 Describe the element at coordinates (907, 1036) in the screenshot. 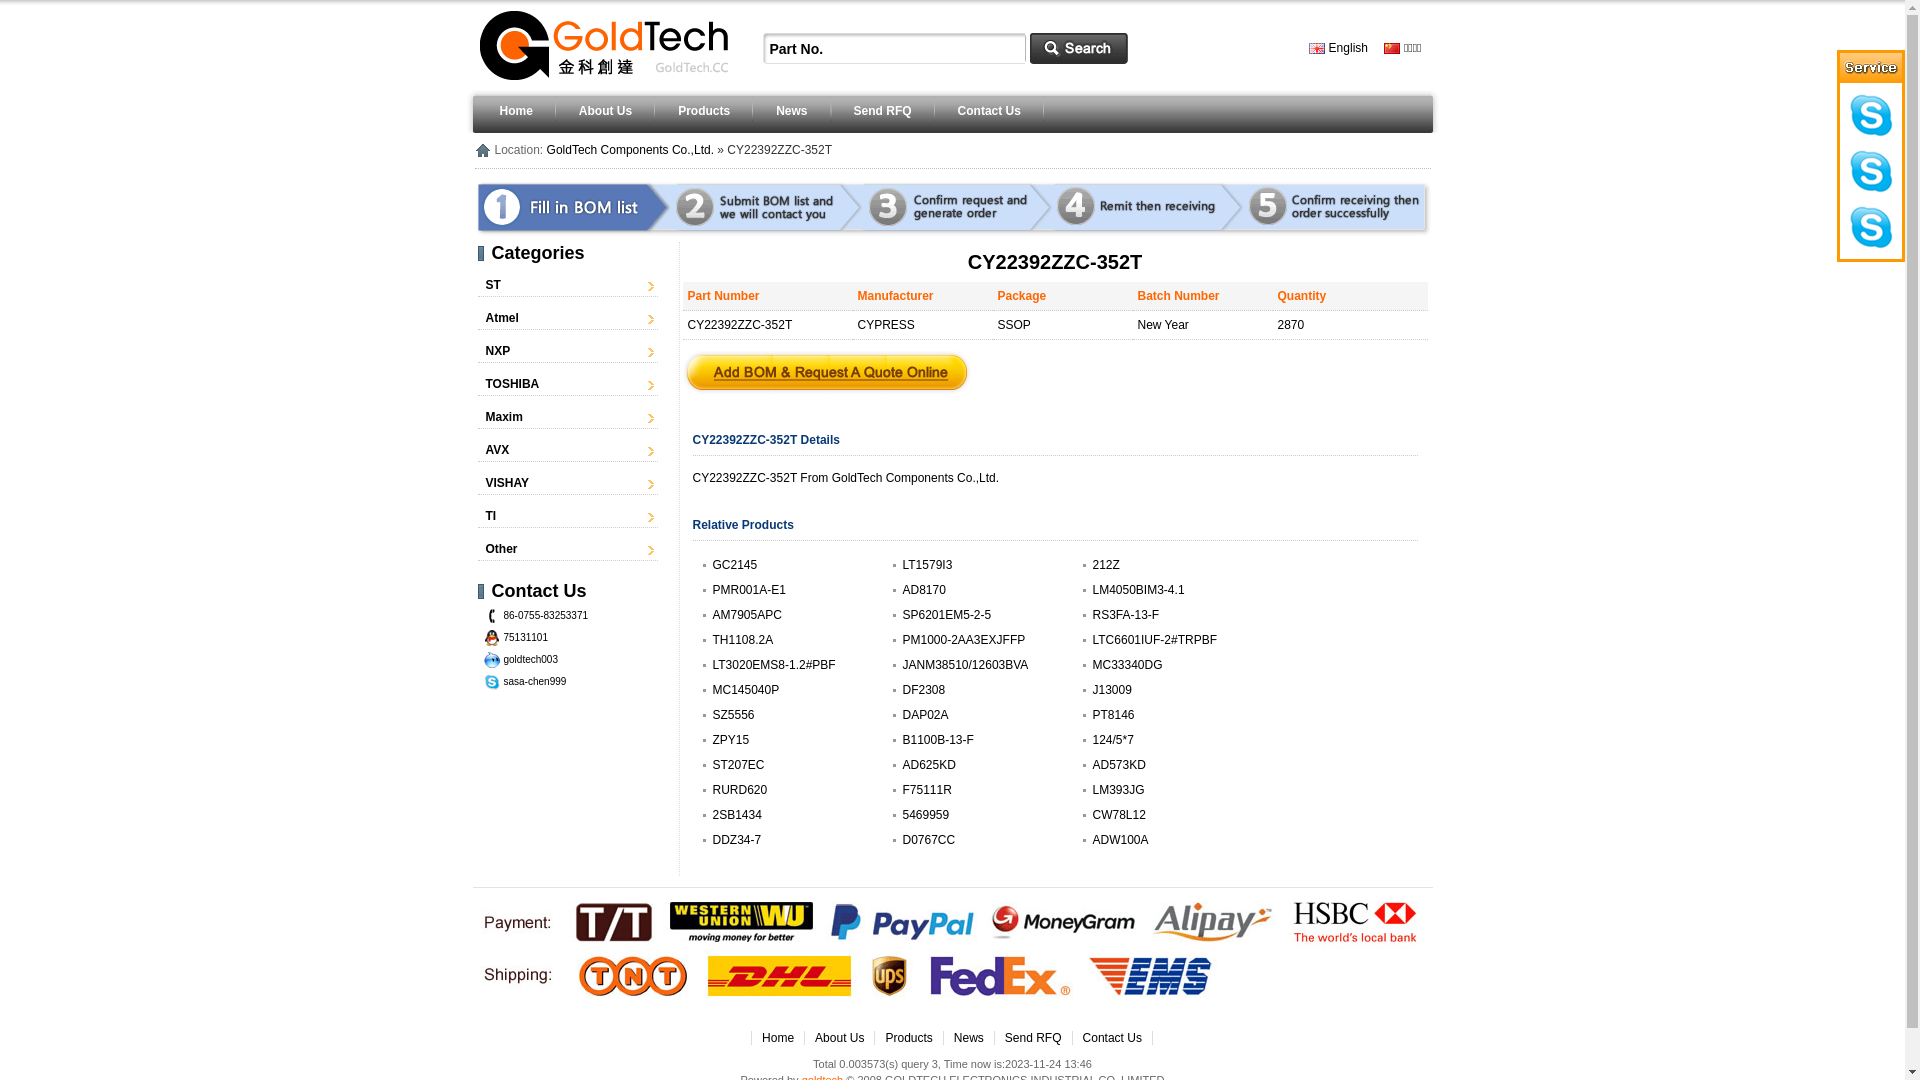

I see `'Products'` at that location.